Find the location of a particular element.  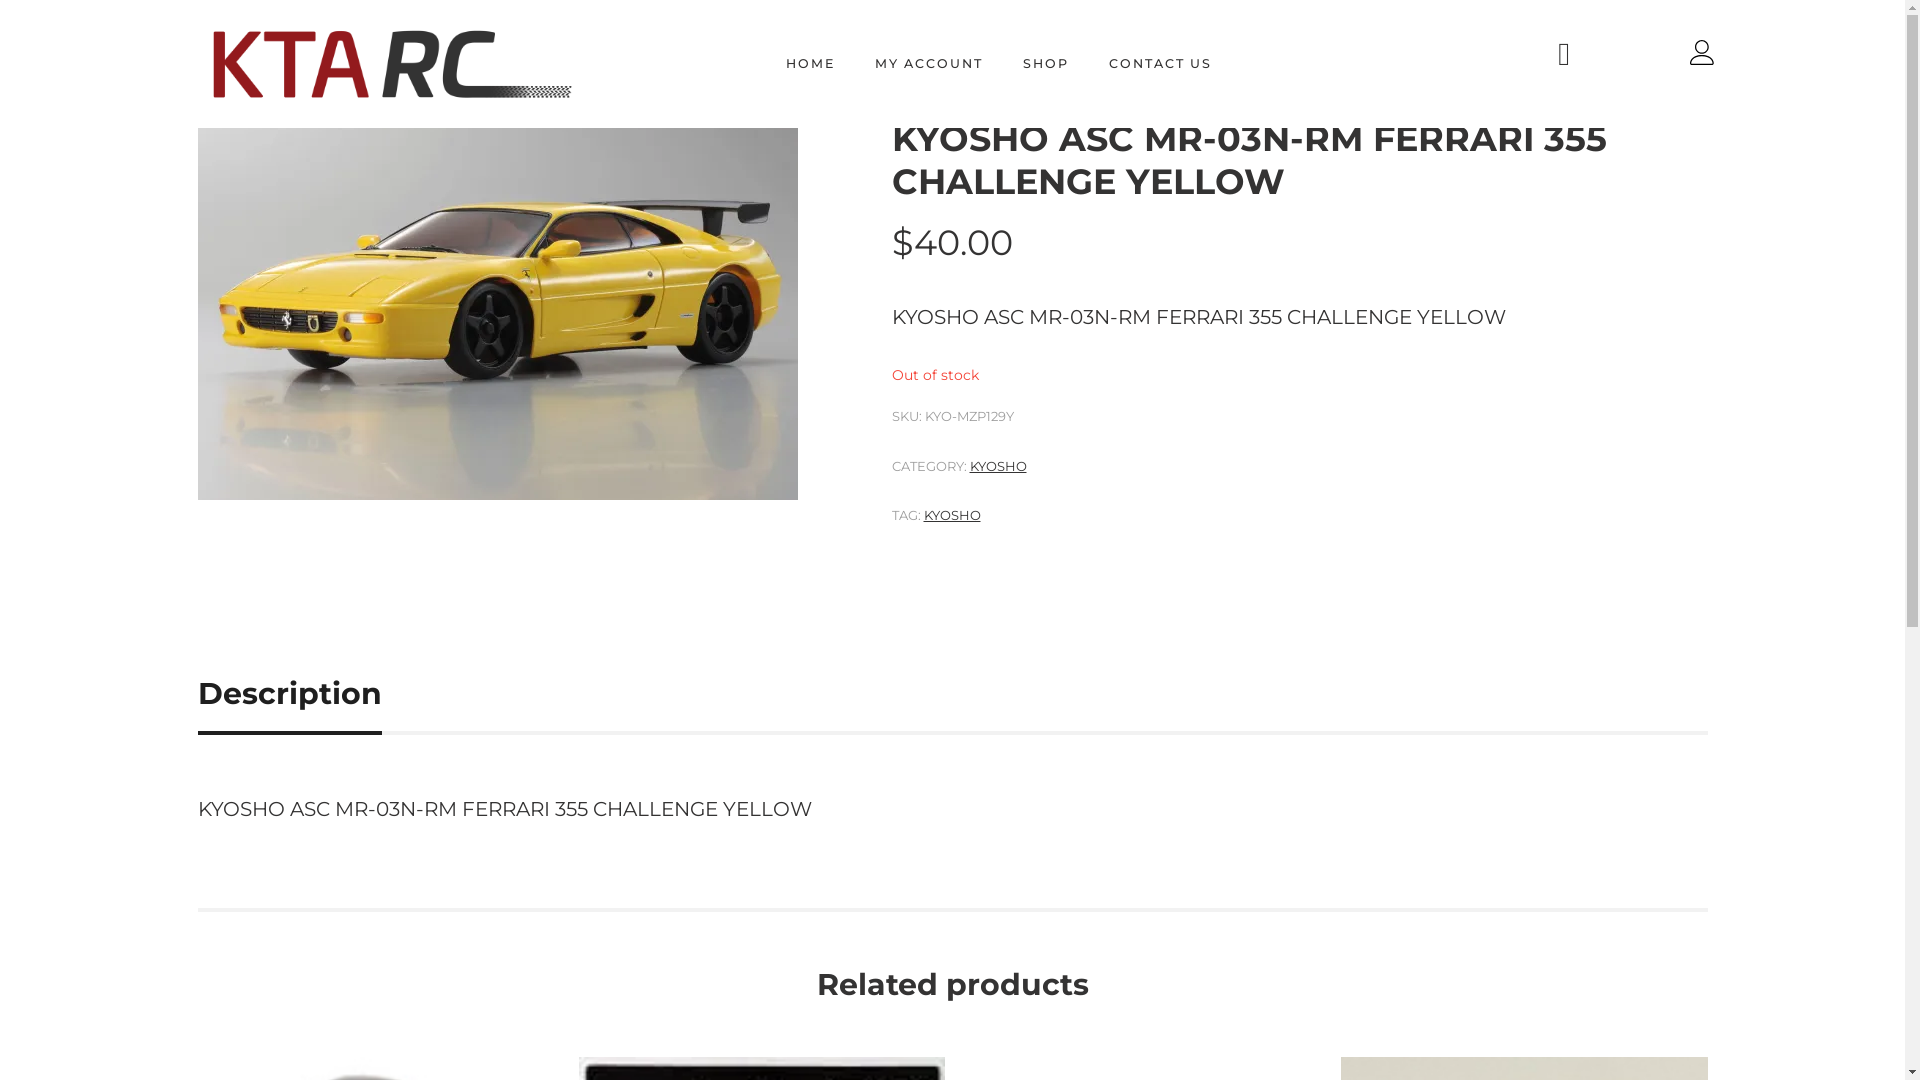

'SHOP' is located at coordinates (1045, 63).